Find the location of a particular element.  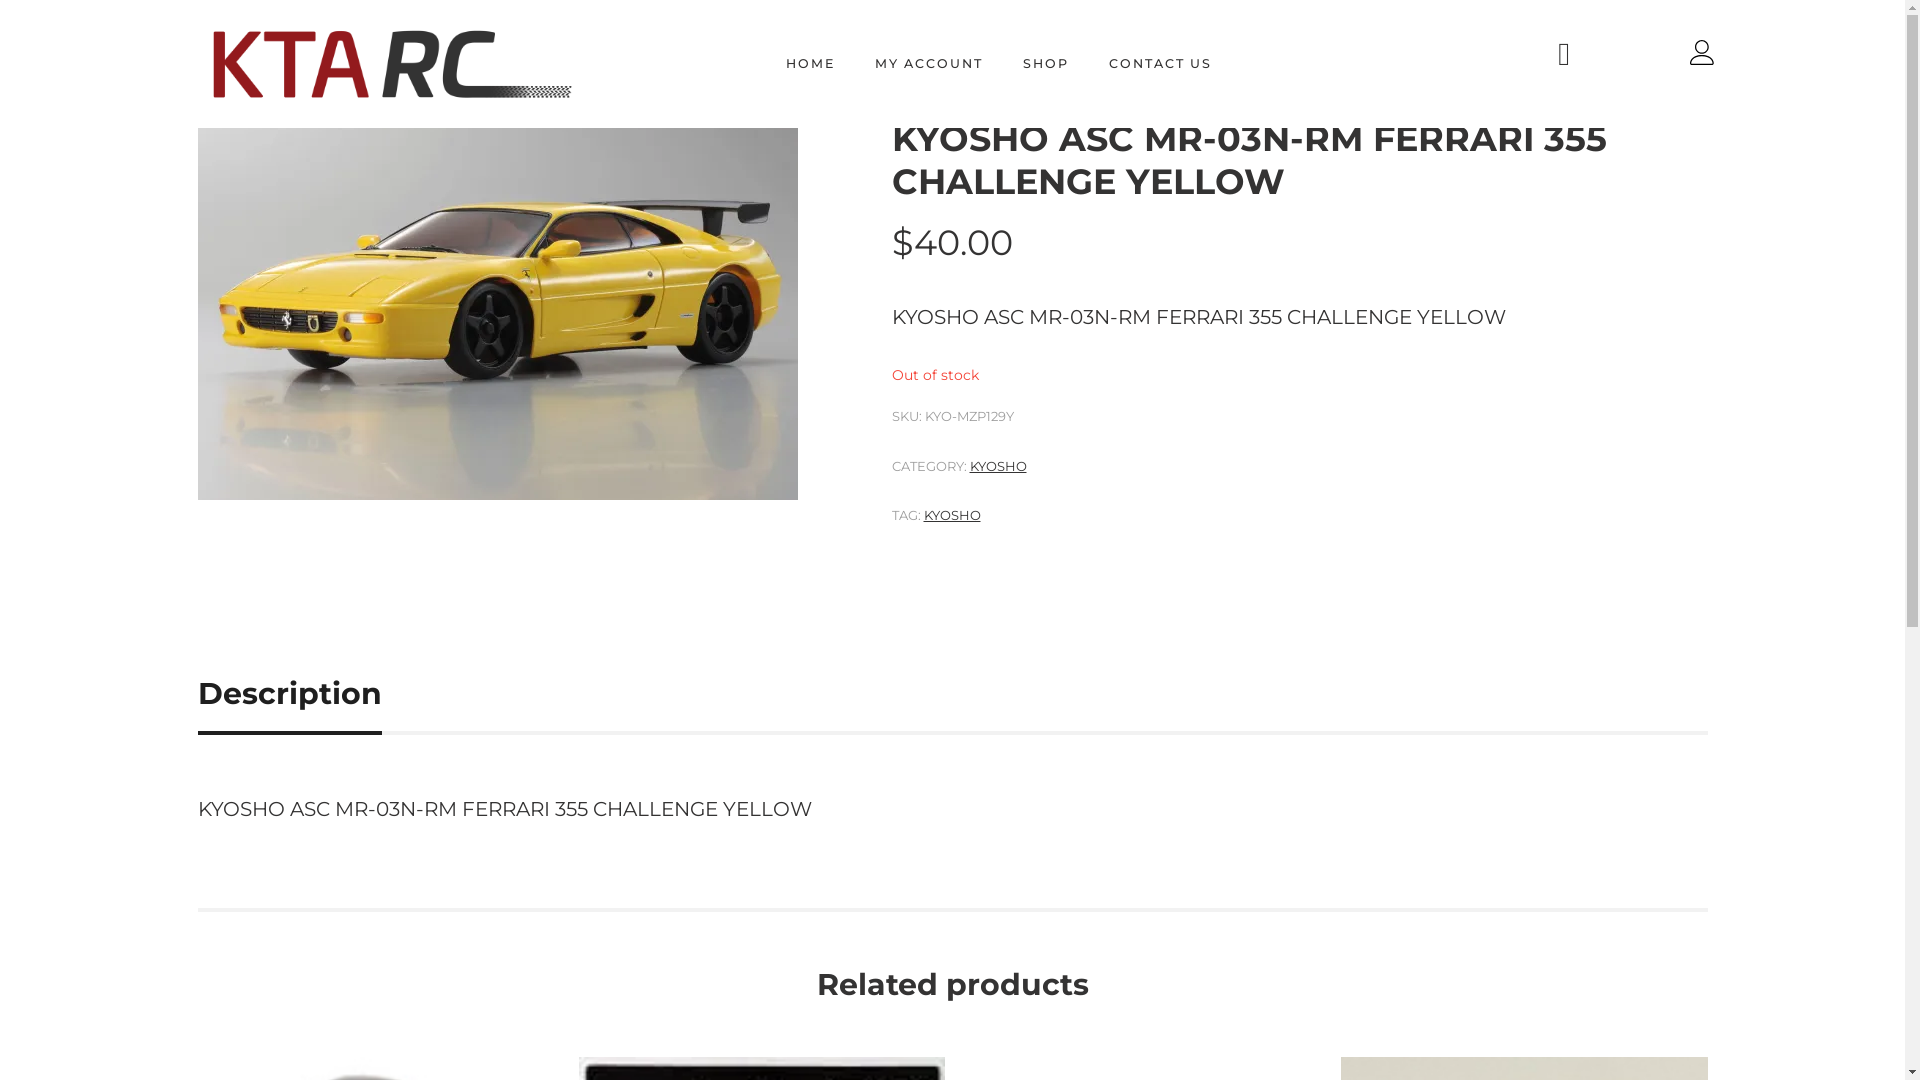

'SHOP' is located at coordinates (1045, 63).